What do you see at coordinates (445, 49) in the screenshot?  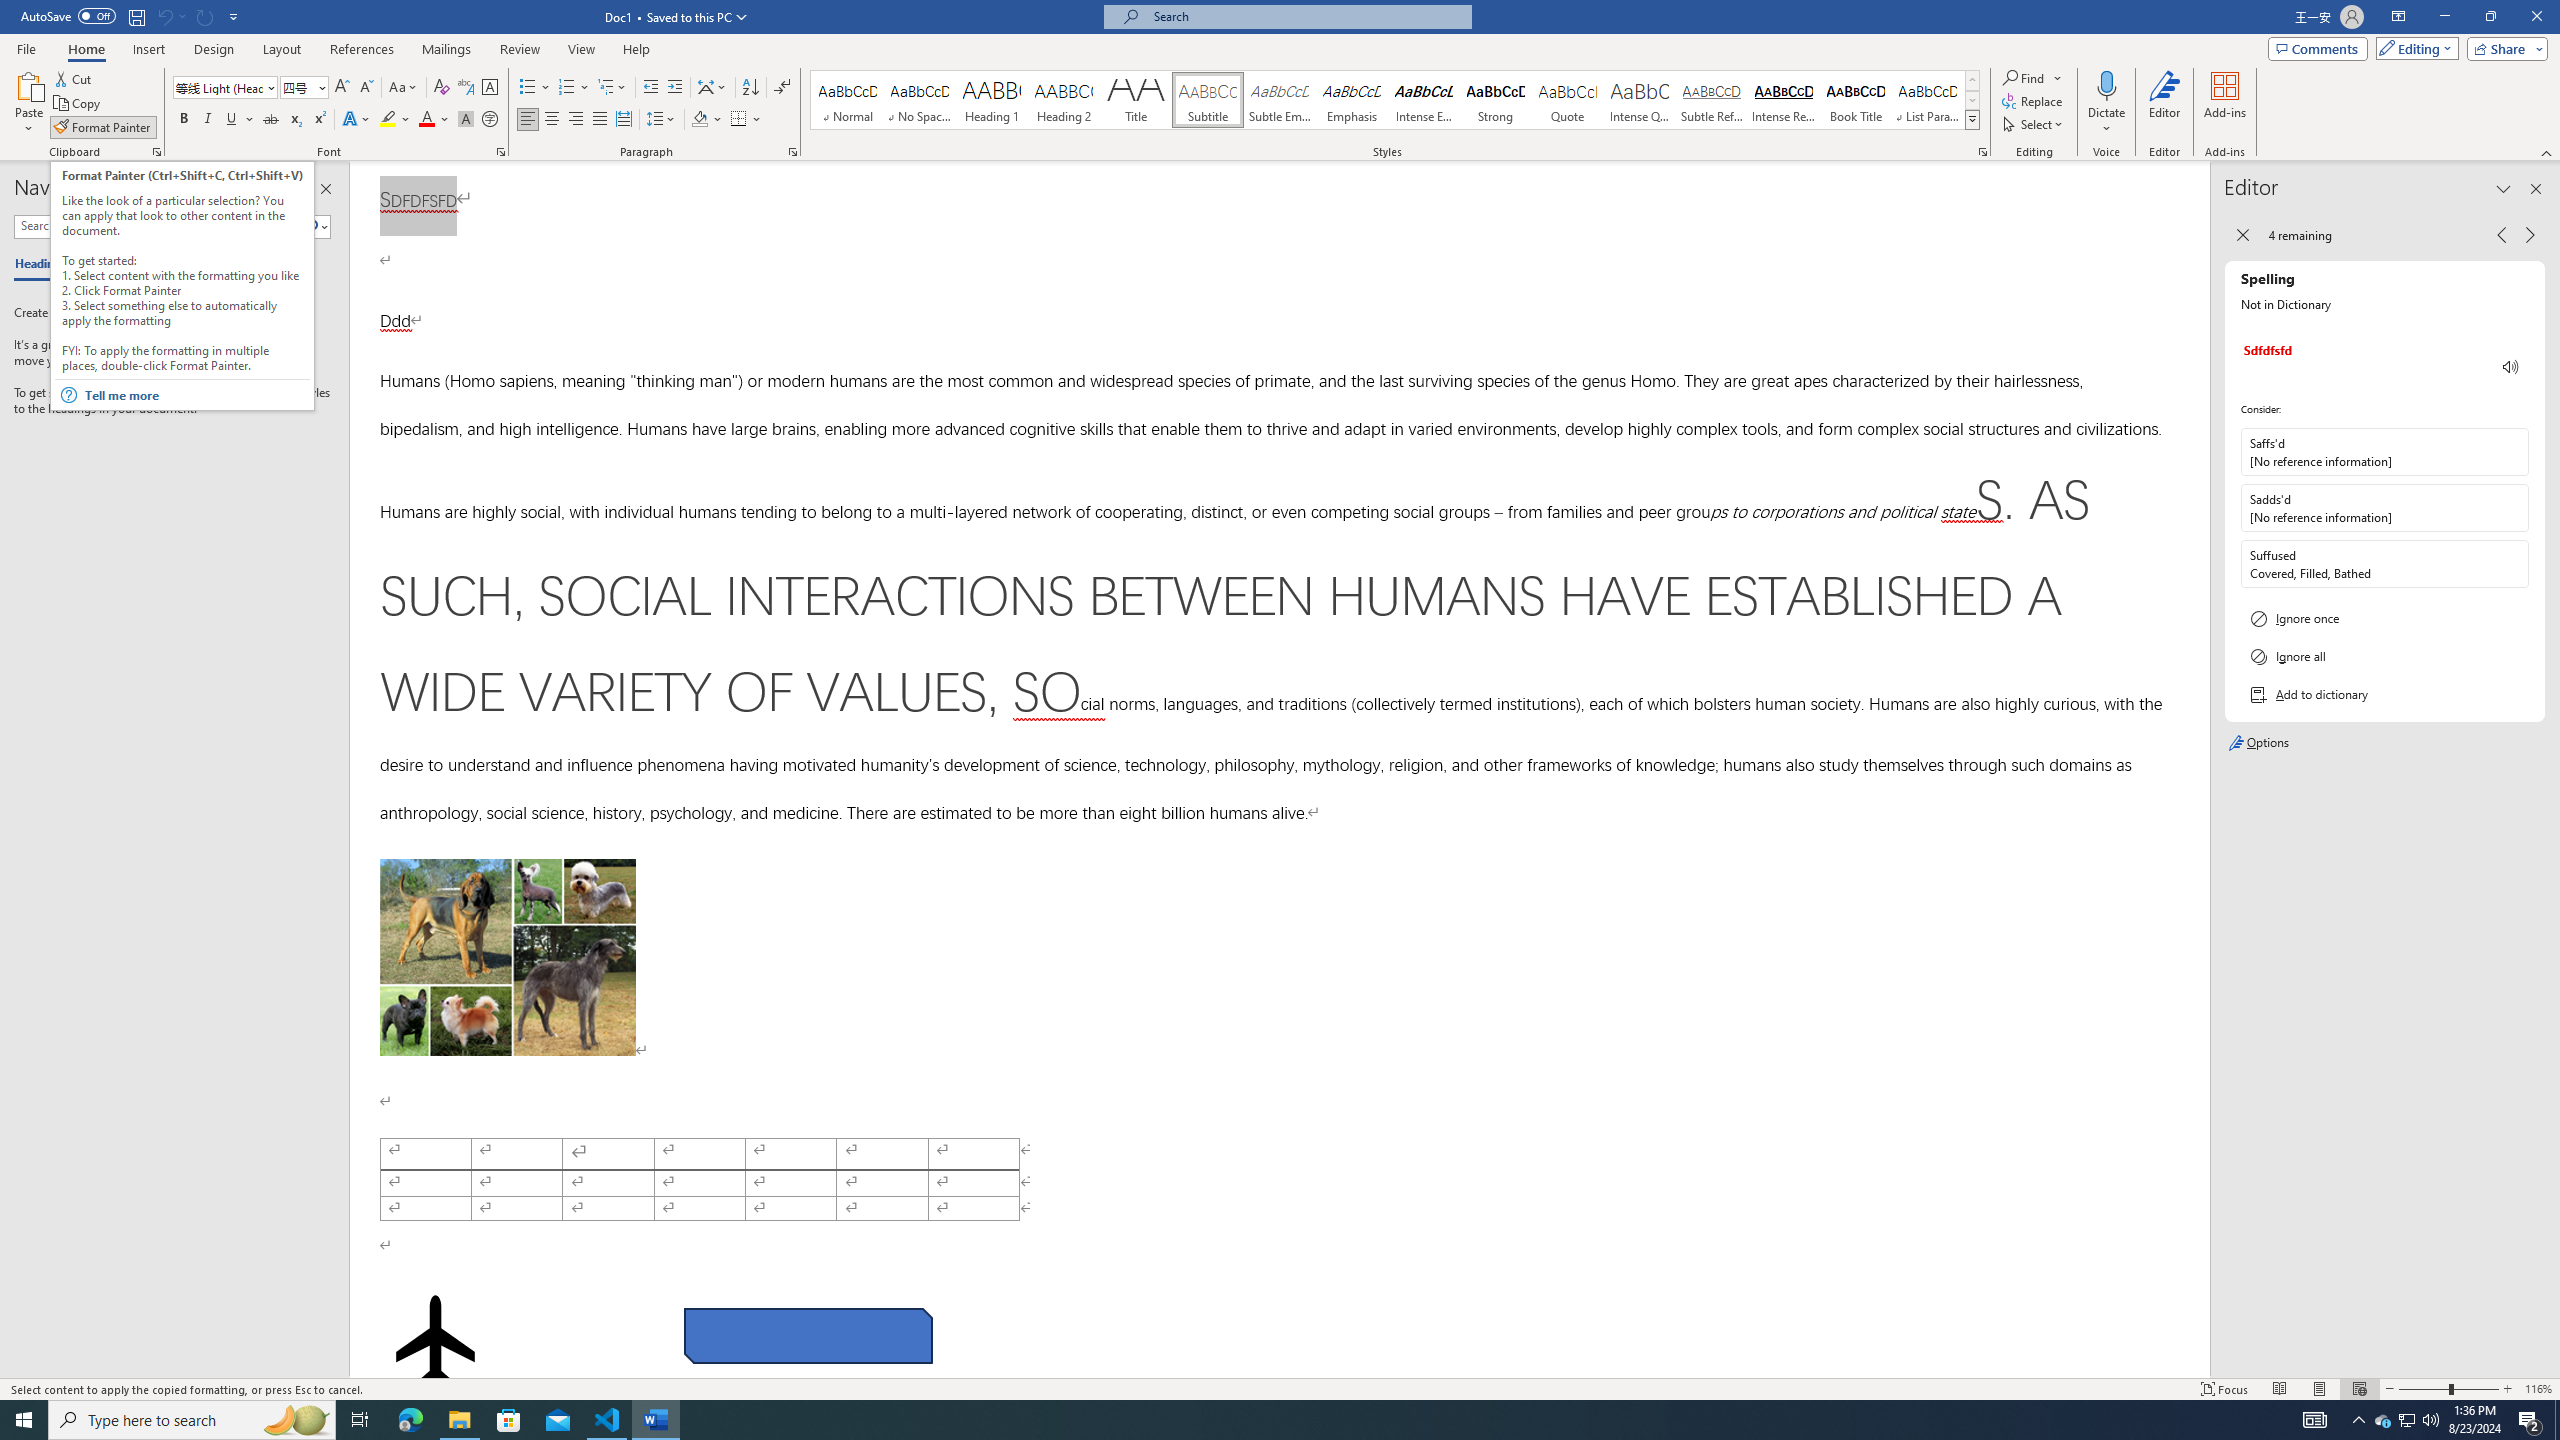 I see `'Mailings'` at bounding box center [445, 49].